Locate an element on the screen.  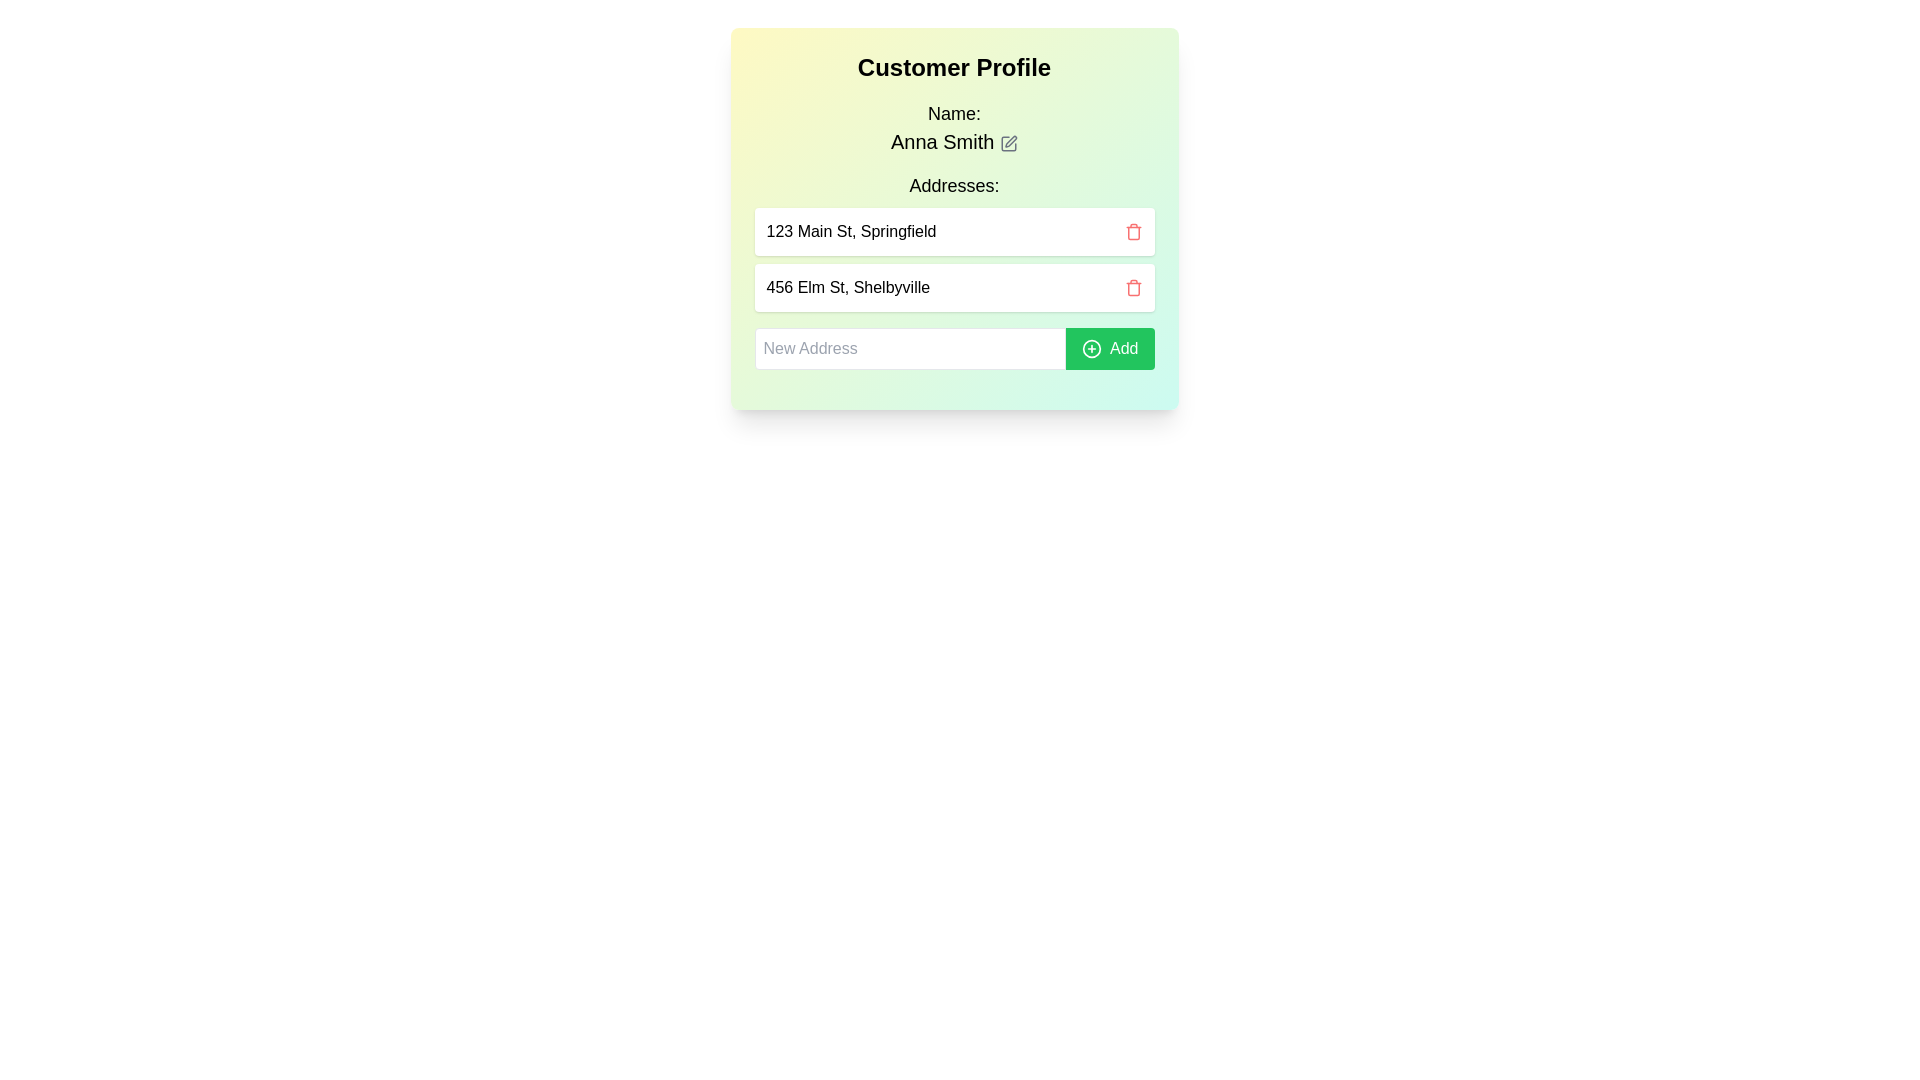
the red trash icon button located in the upper-right corner of the first address block is located at coordinates (1133, 230).